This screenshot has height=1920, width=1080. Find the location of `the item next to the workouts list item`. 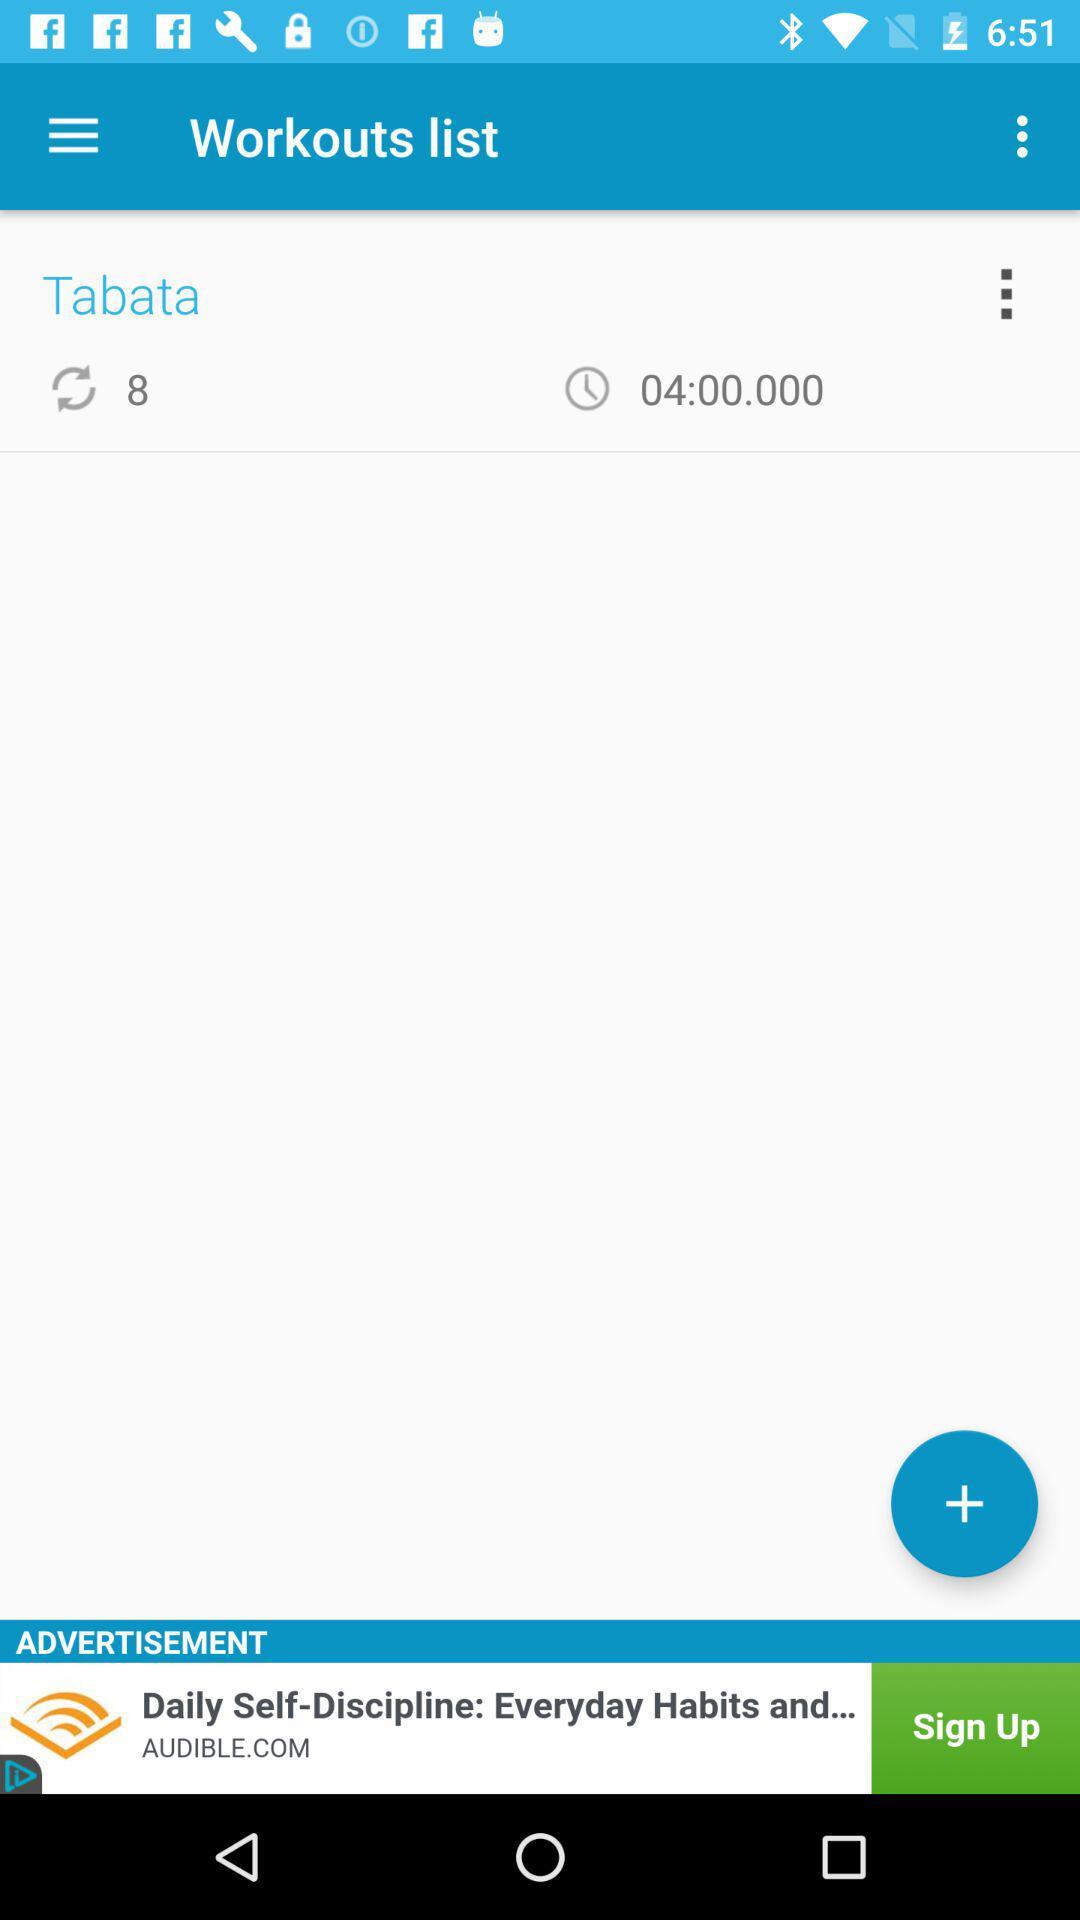

the item next to the workouts list item is located at coordinates (1027, 135).